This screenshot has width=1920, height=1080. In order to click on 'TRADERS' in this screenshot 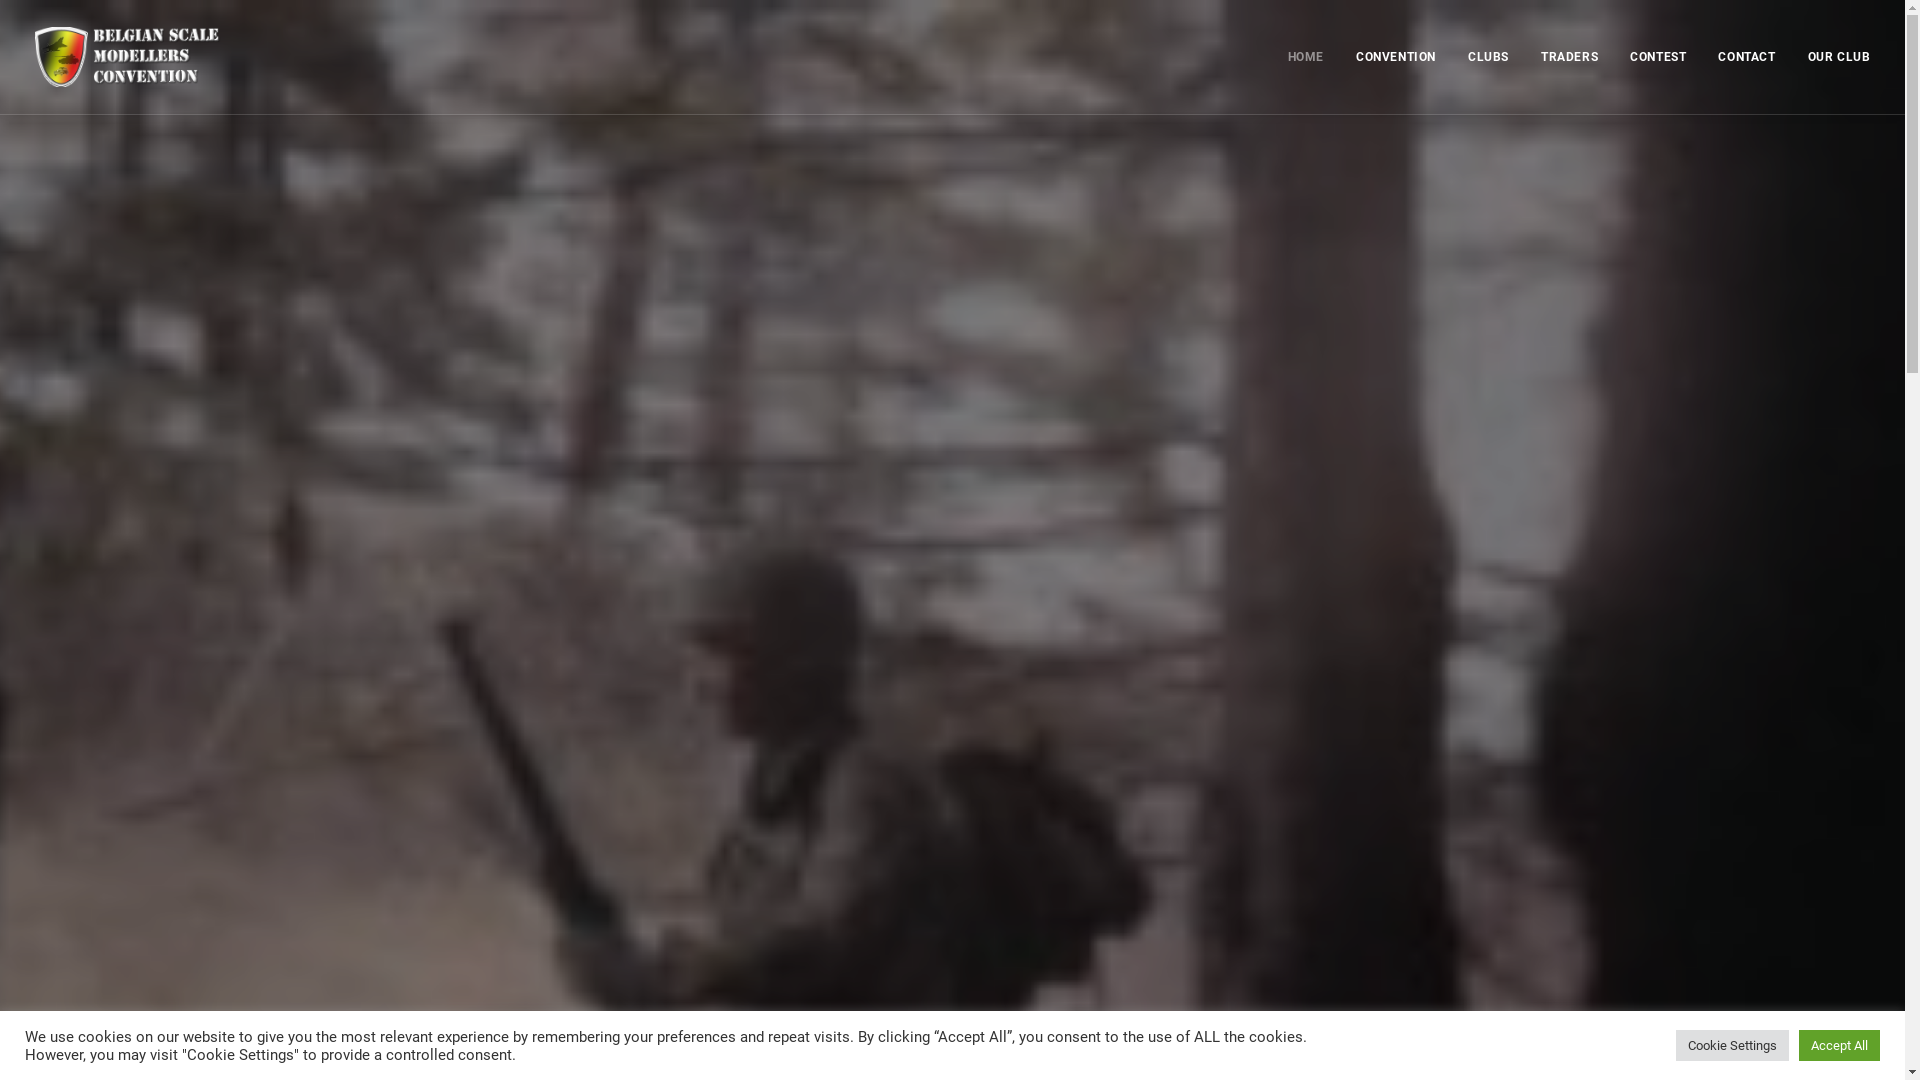, I will do `click(1568, 56)`.